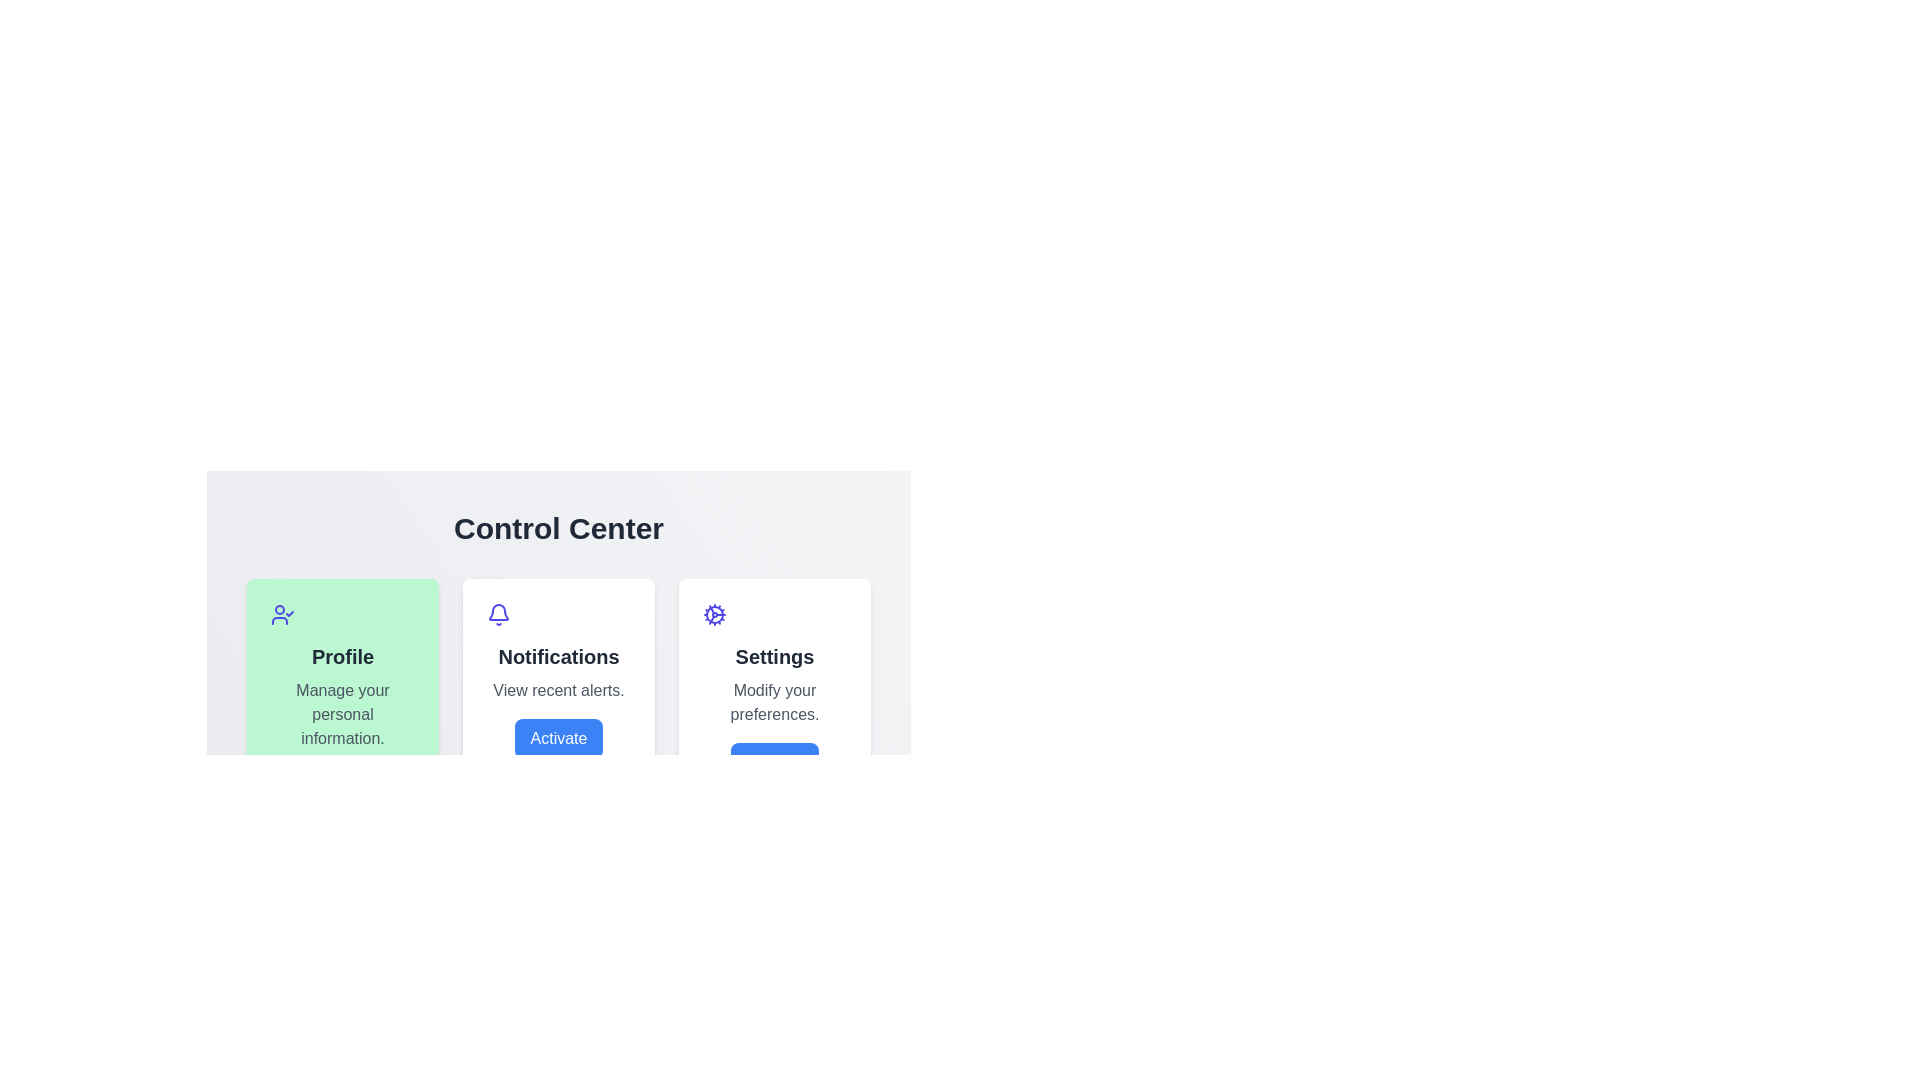 This screenshot has width=1920, height=1080. What do you see at coordinates (282, 613) in the screenshot?
I see `the presence of the profile icon located in the top-left corner of the profile card, above the 'Profile' text` at bounding box center [282, 613].